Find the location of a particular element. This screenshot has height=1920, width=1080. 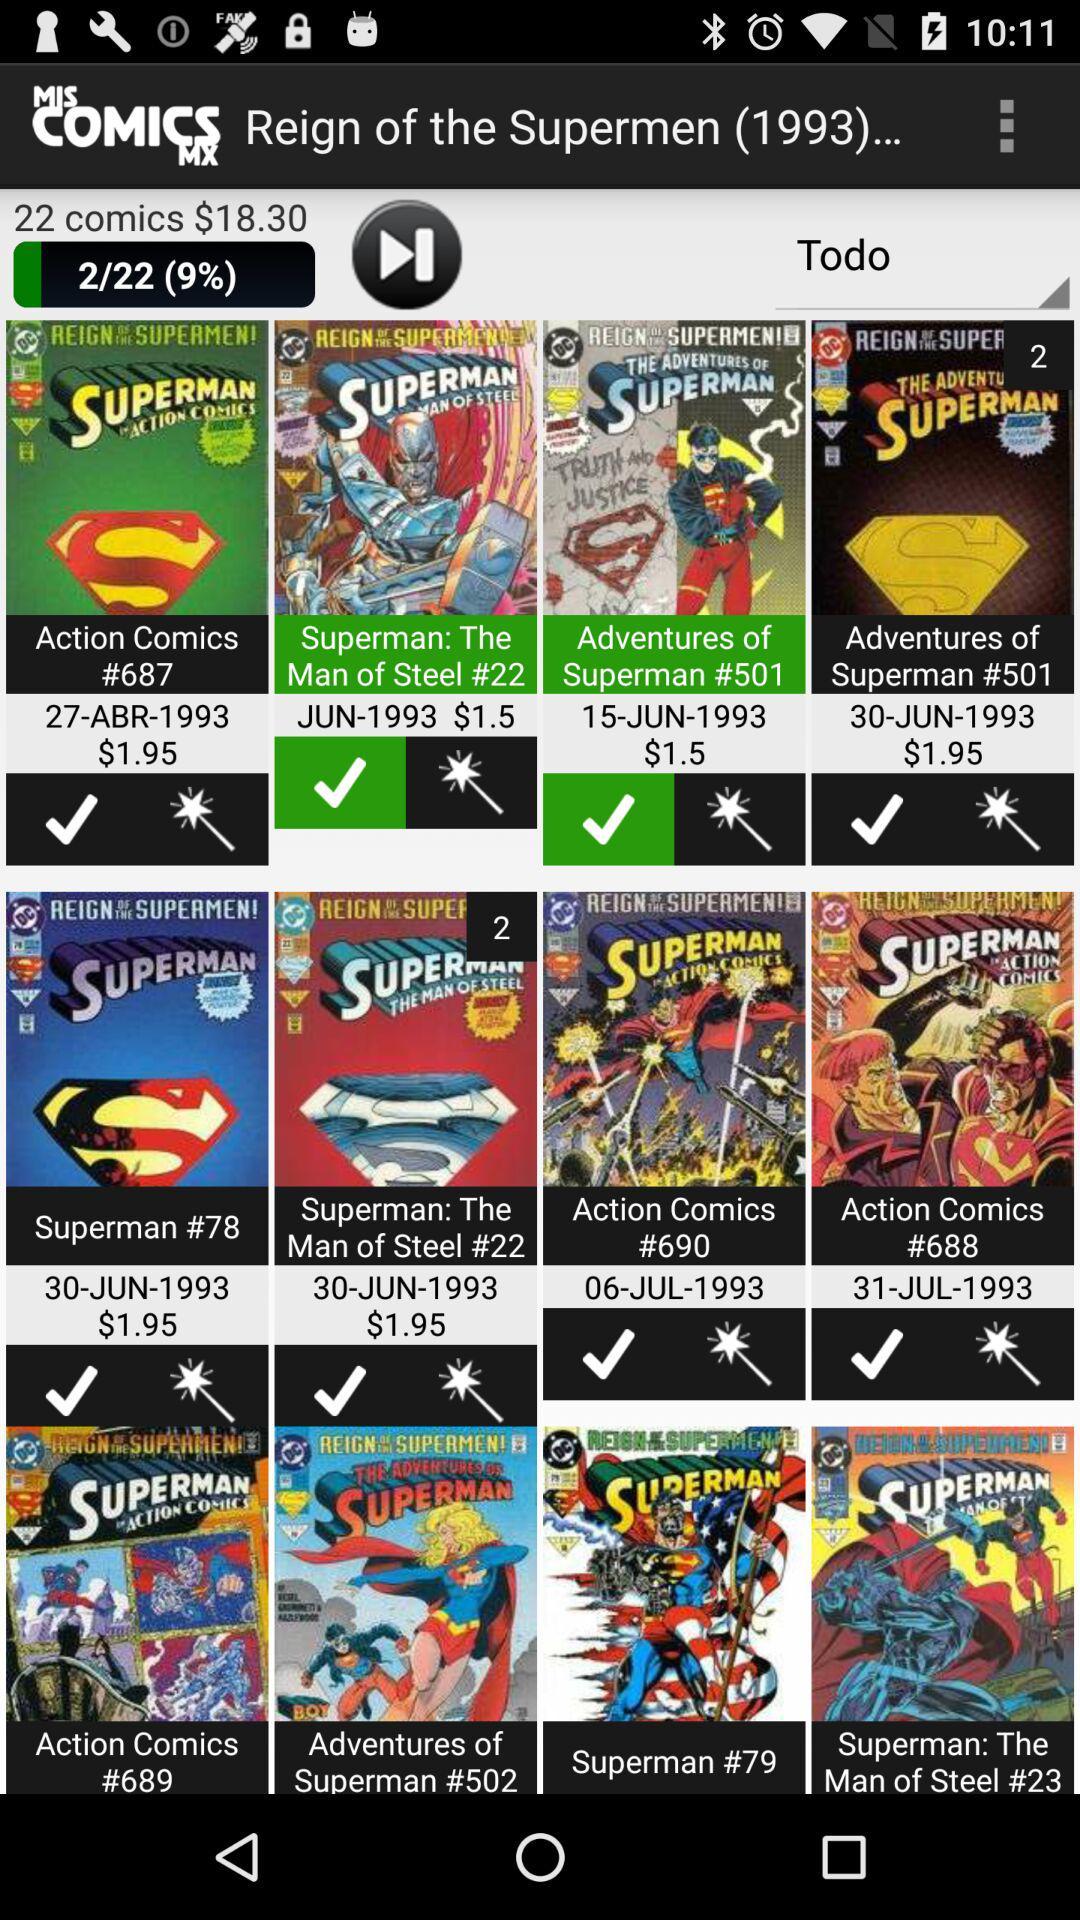

selection is located at coordinates (876, 1354).